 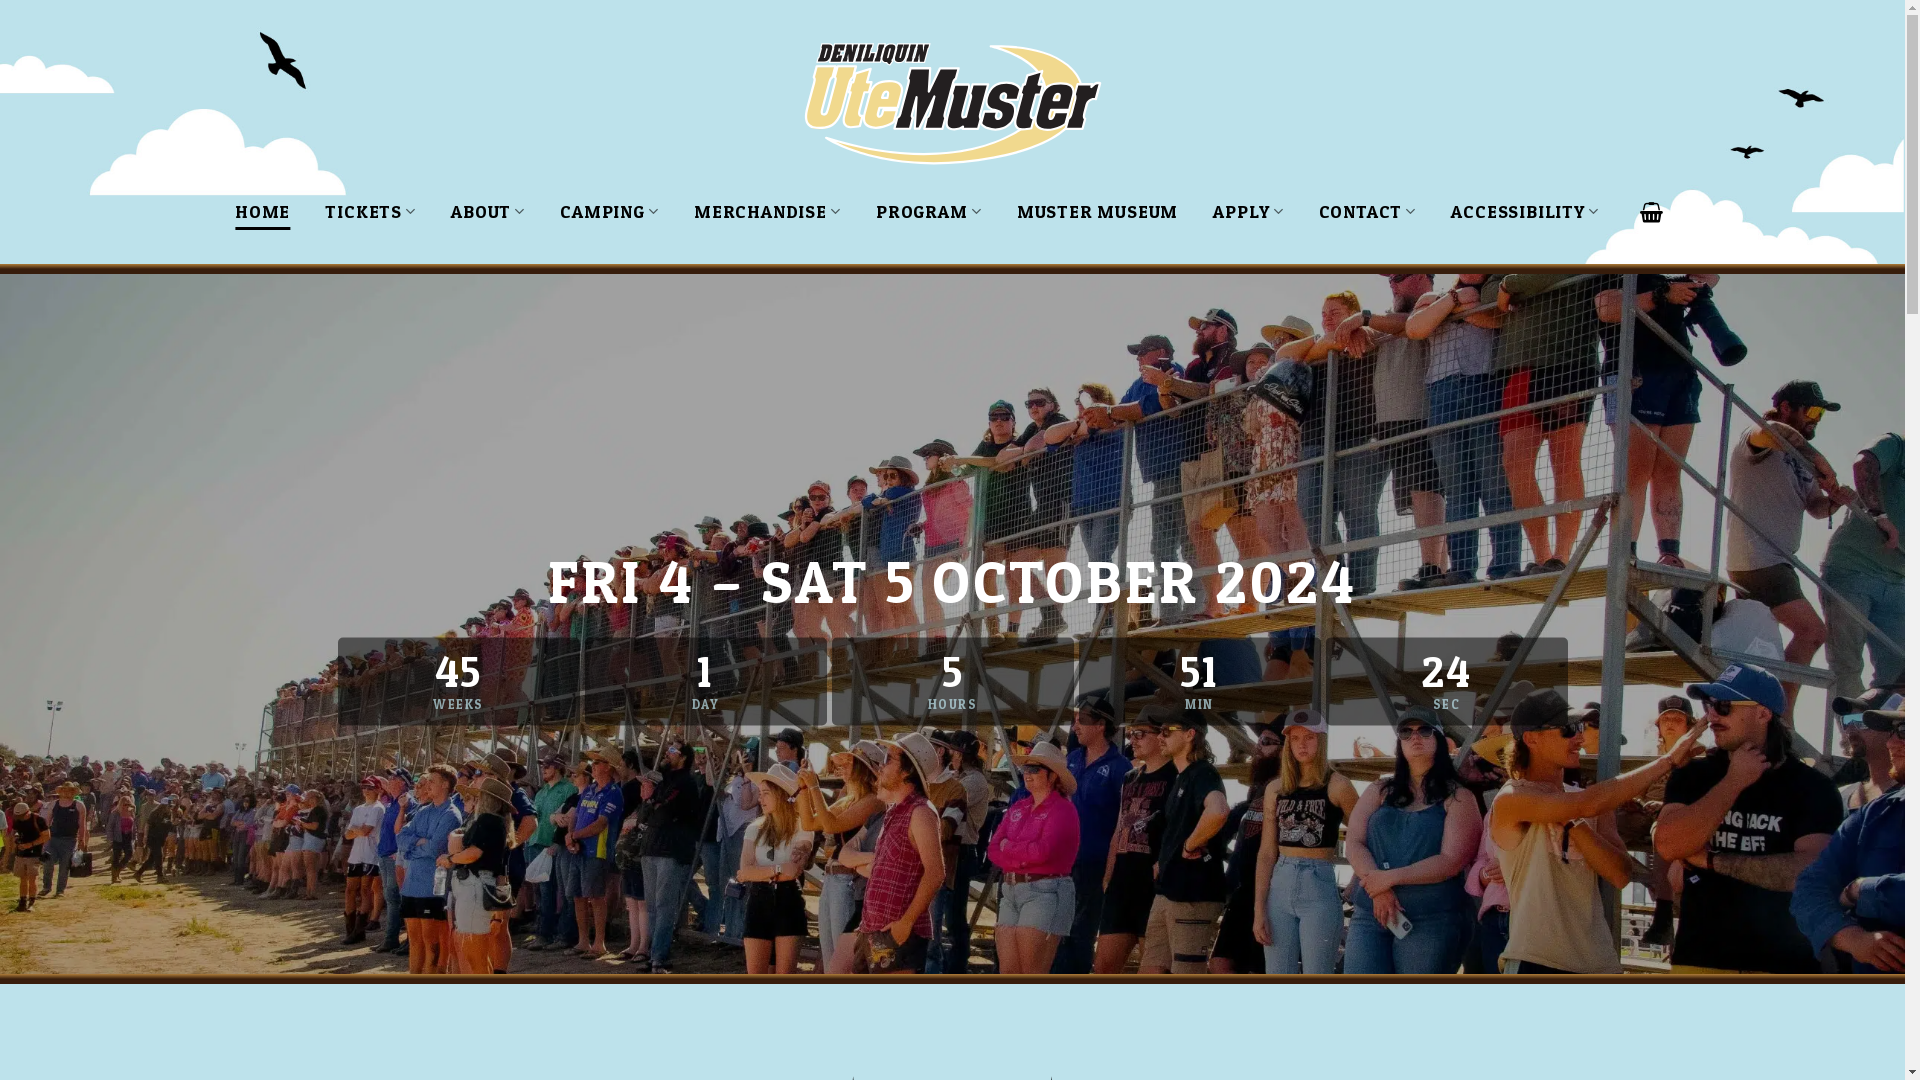 What do you see at coordinates (1096, 212) in the screenshot?
I see `'MUSTER MUSEUM'` at bounding box center [1096, 212].